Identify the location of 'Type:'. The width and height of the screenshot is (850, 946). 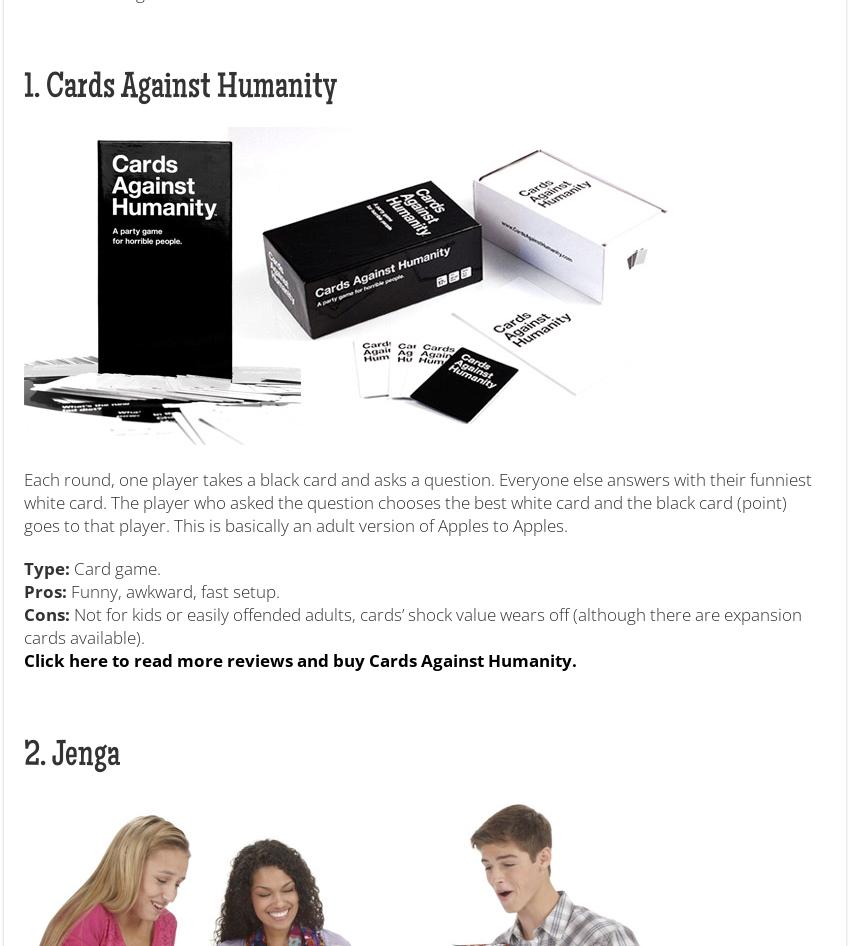
(47, 566).